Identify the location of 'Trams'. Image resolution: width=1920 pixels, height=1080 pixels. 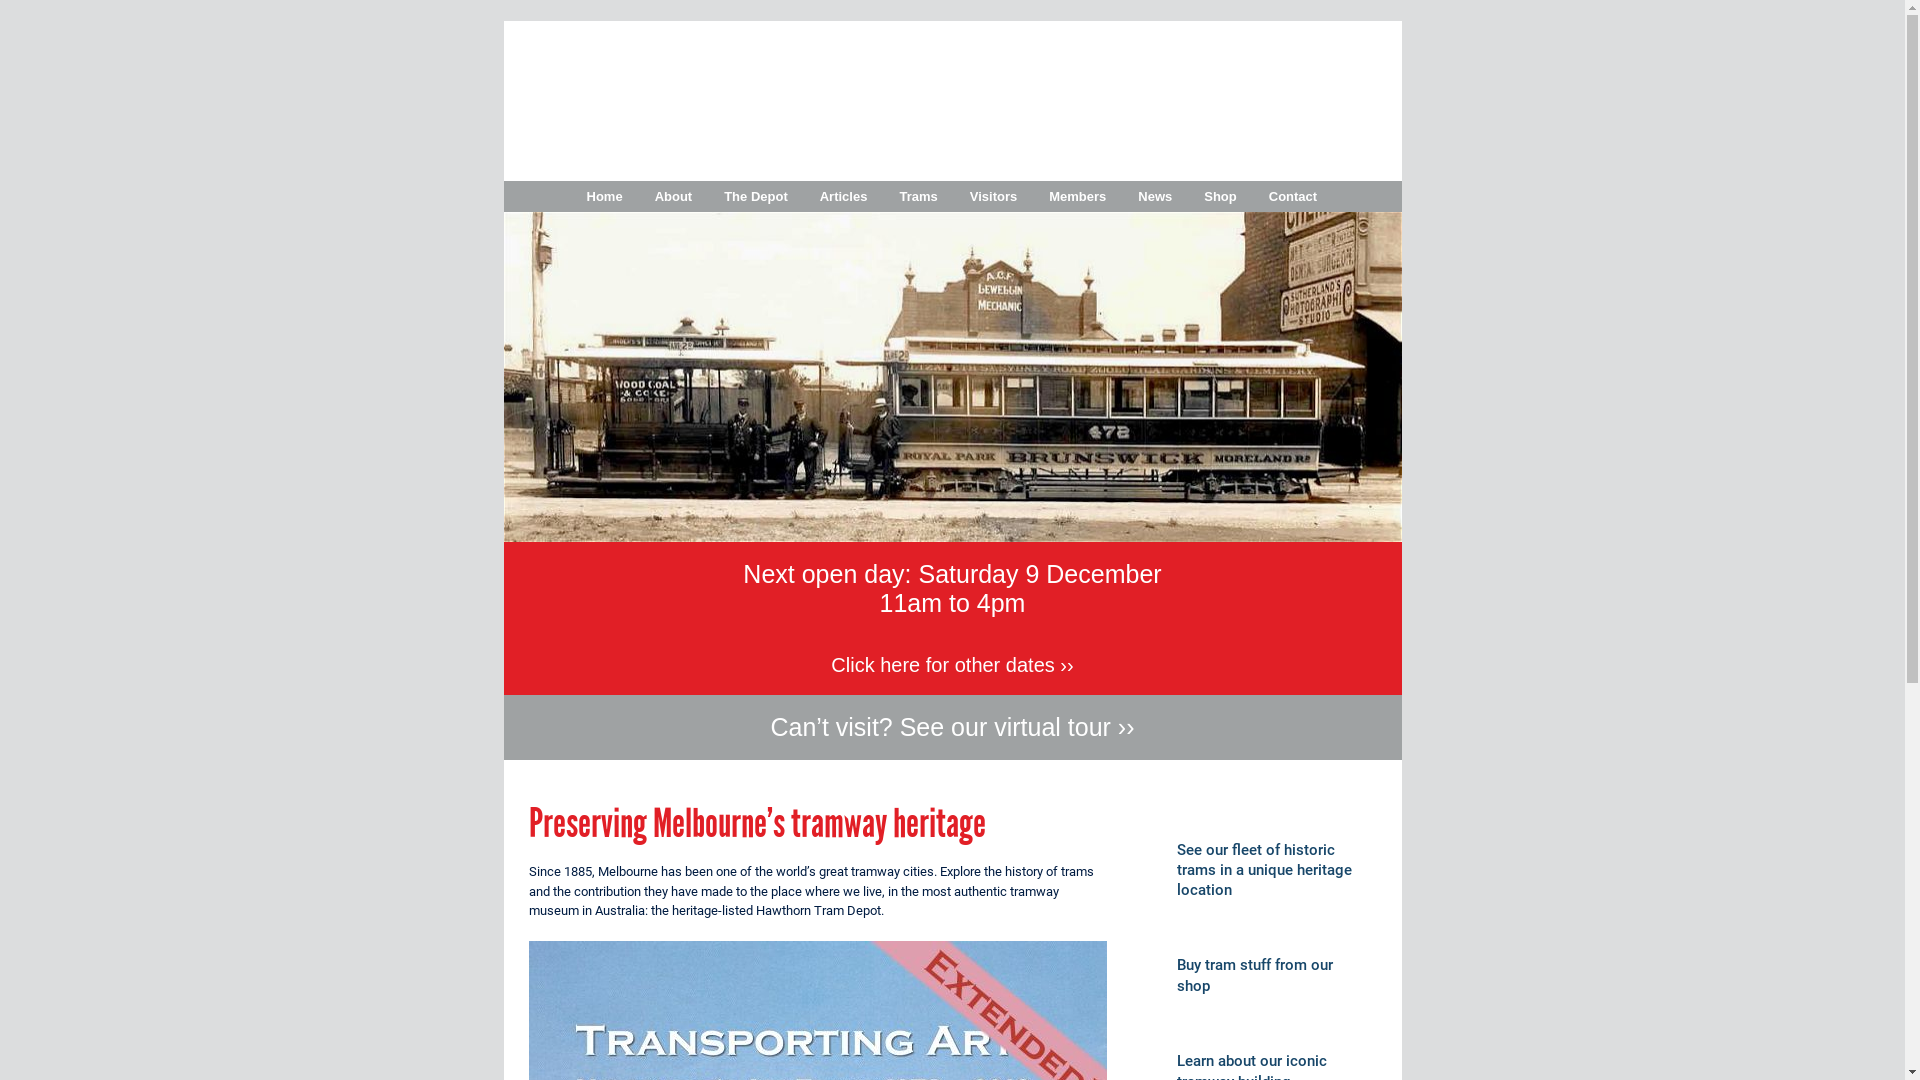
(916, 196).